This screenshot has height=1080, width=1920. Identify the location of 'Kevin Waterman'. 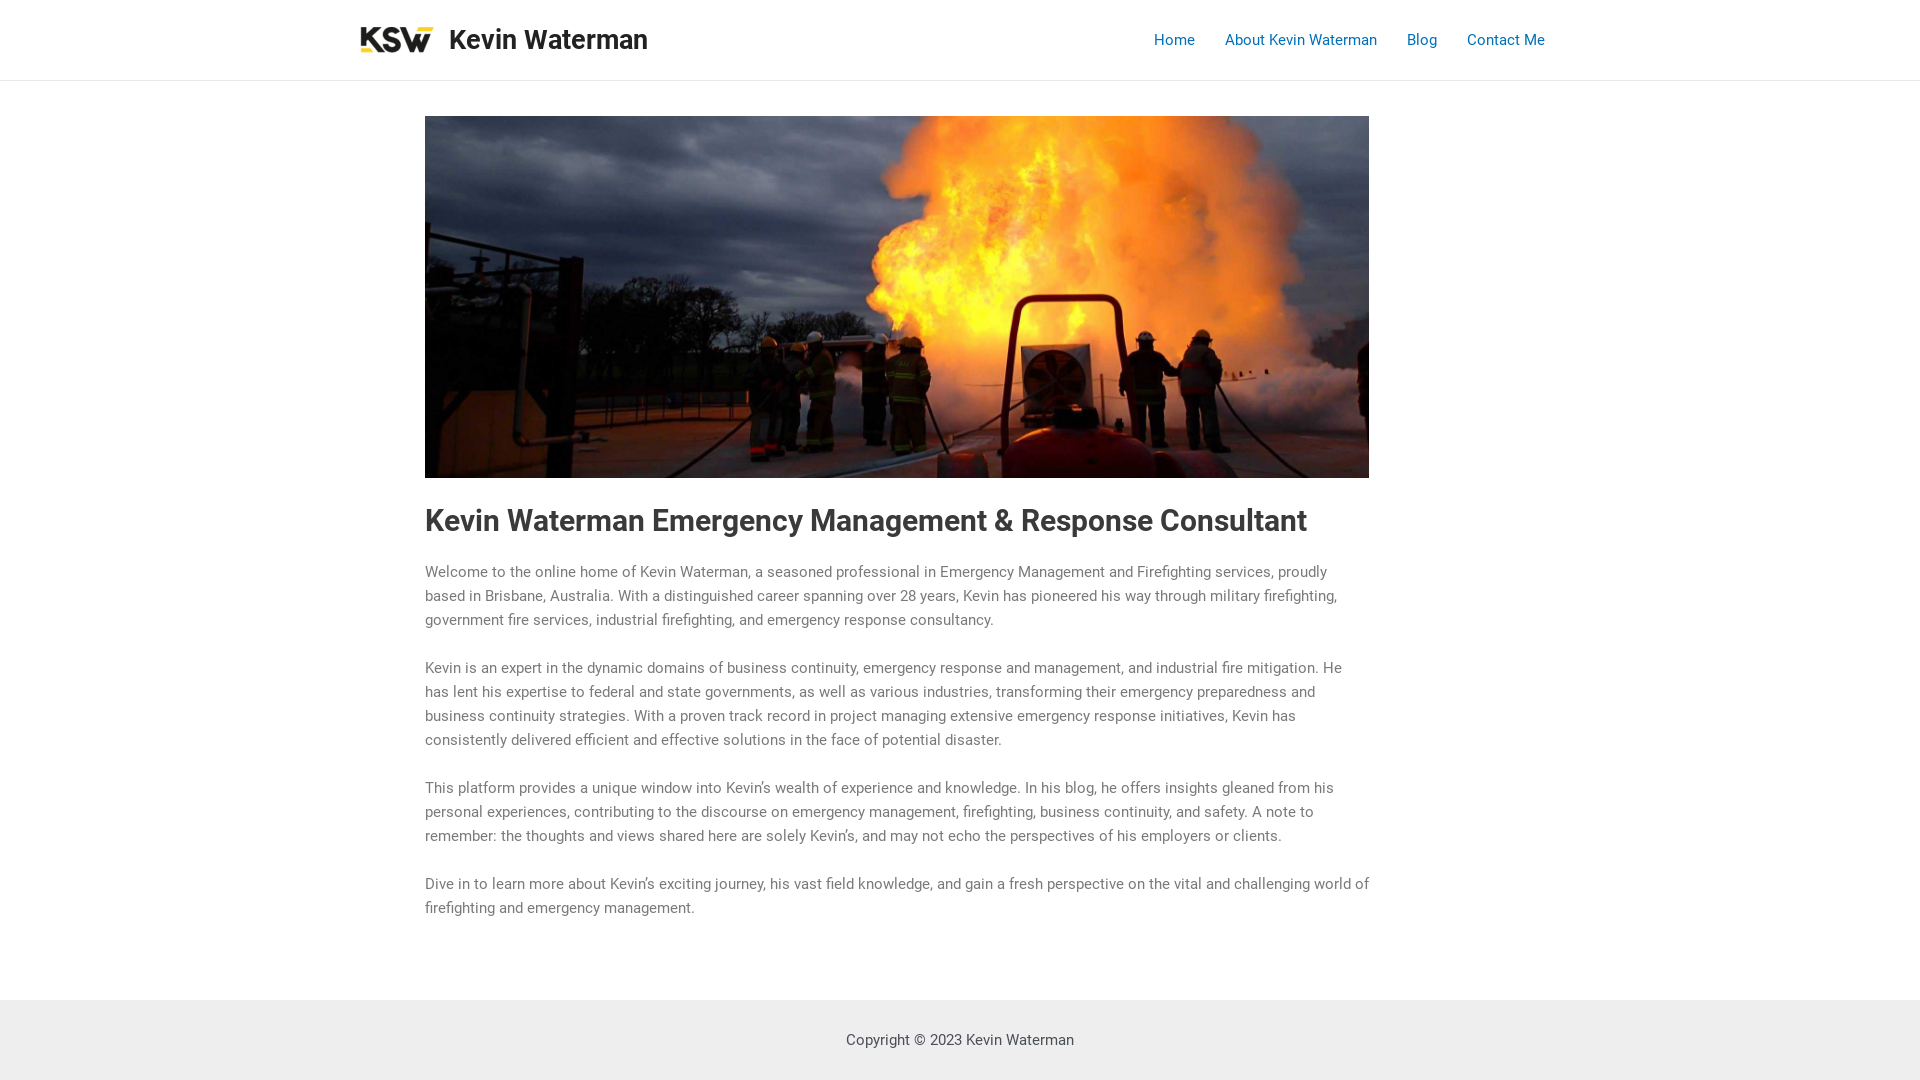
(448, 39).